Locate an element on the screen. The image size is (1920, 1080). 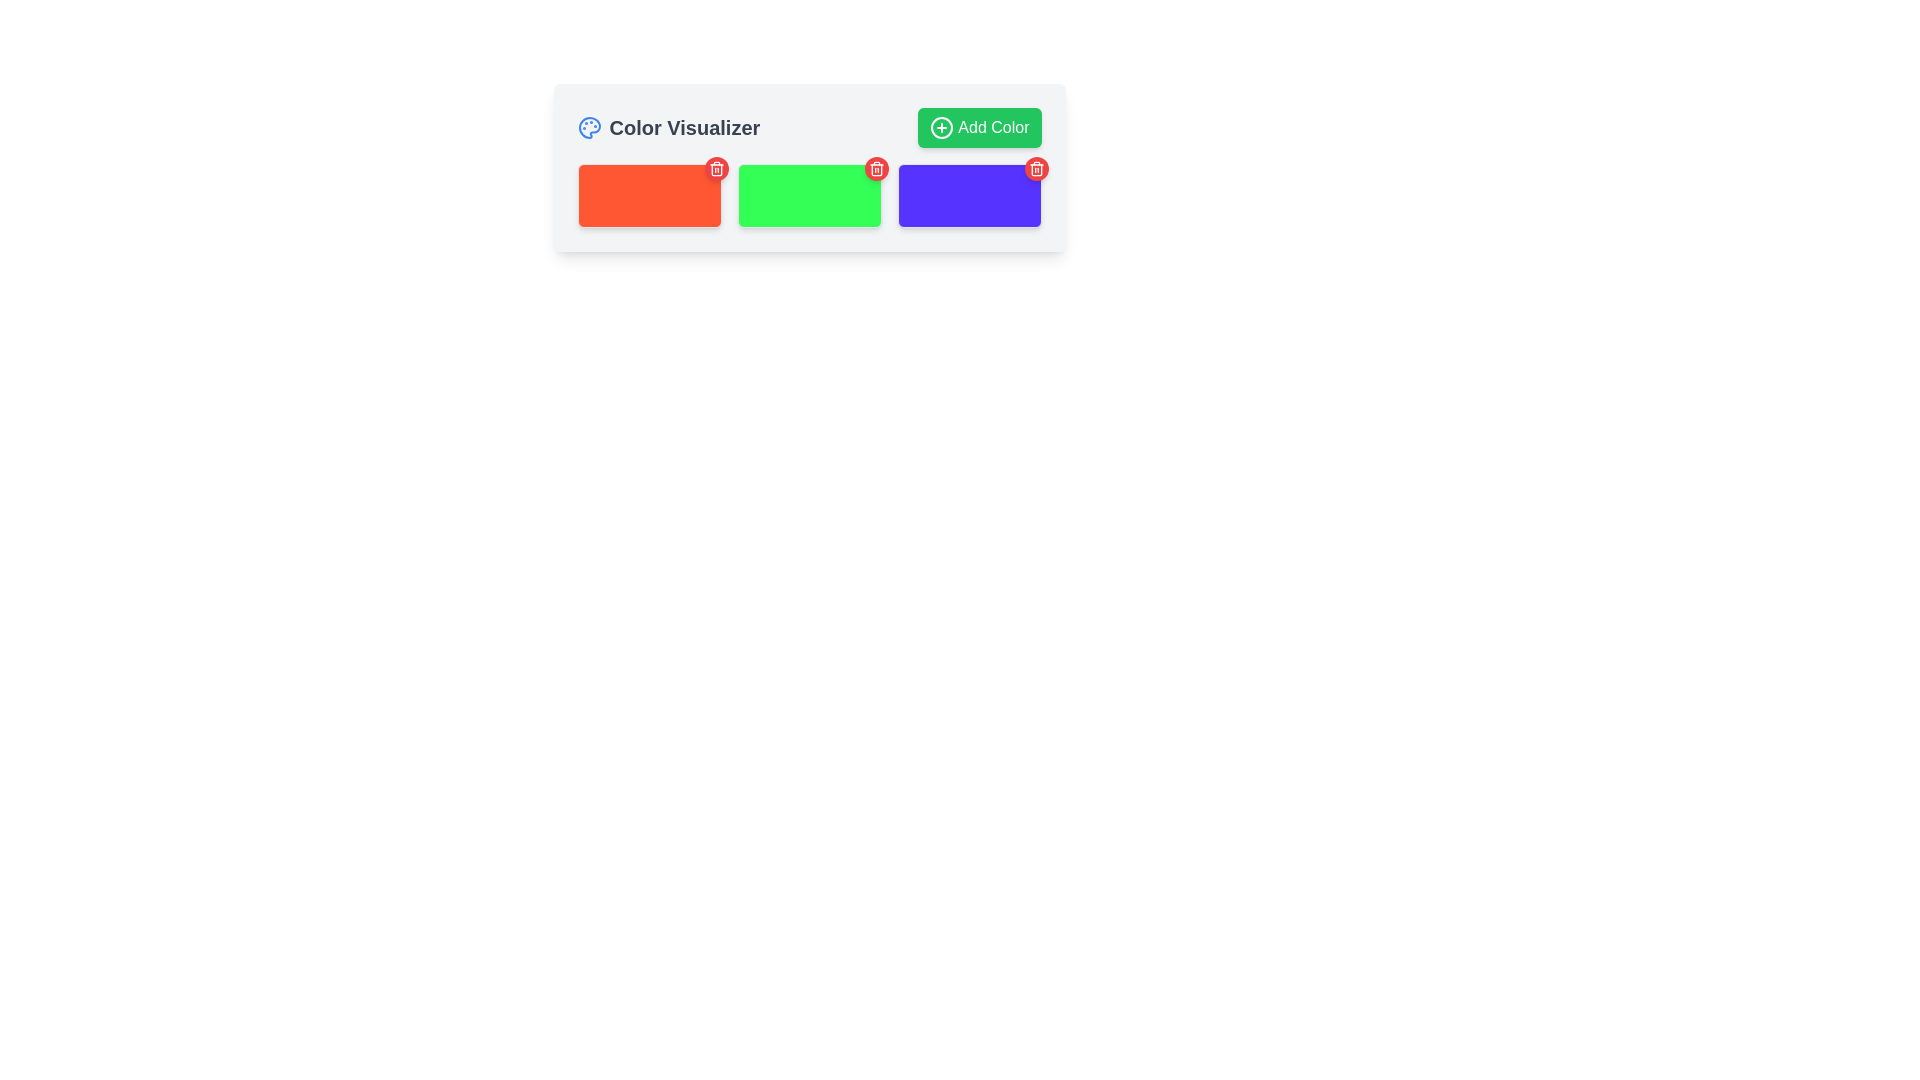
the circular icon within the 'Add Color' button, which is the rightmost element in the interface is located at coordinates (941, 127).